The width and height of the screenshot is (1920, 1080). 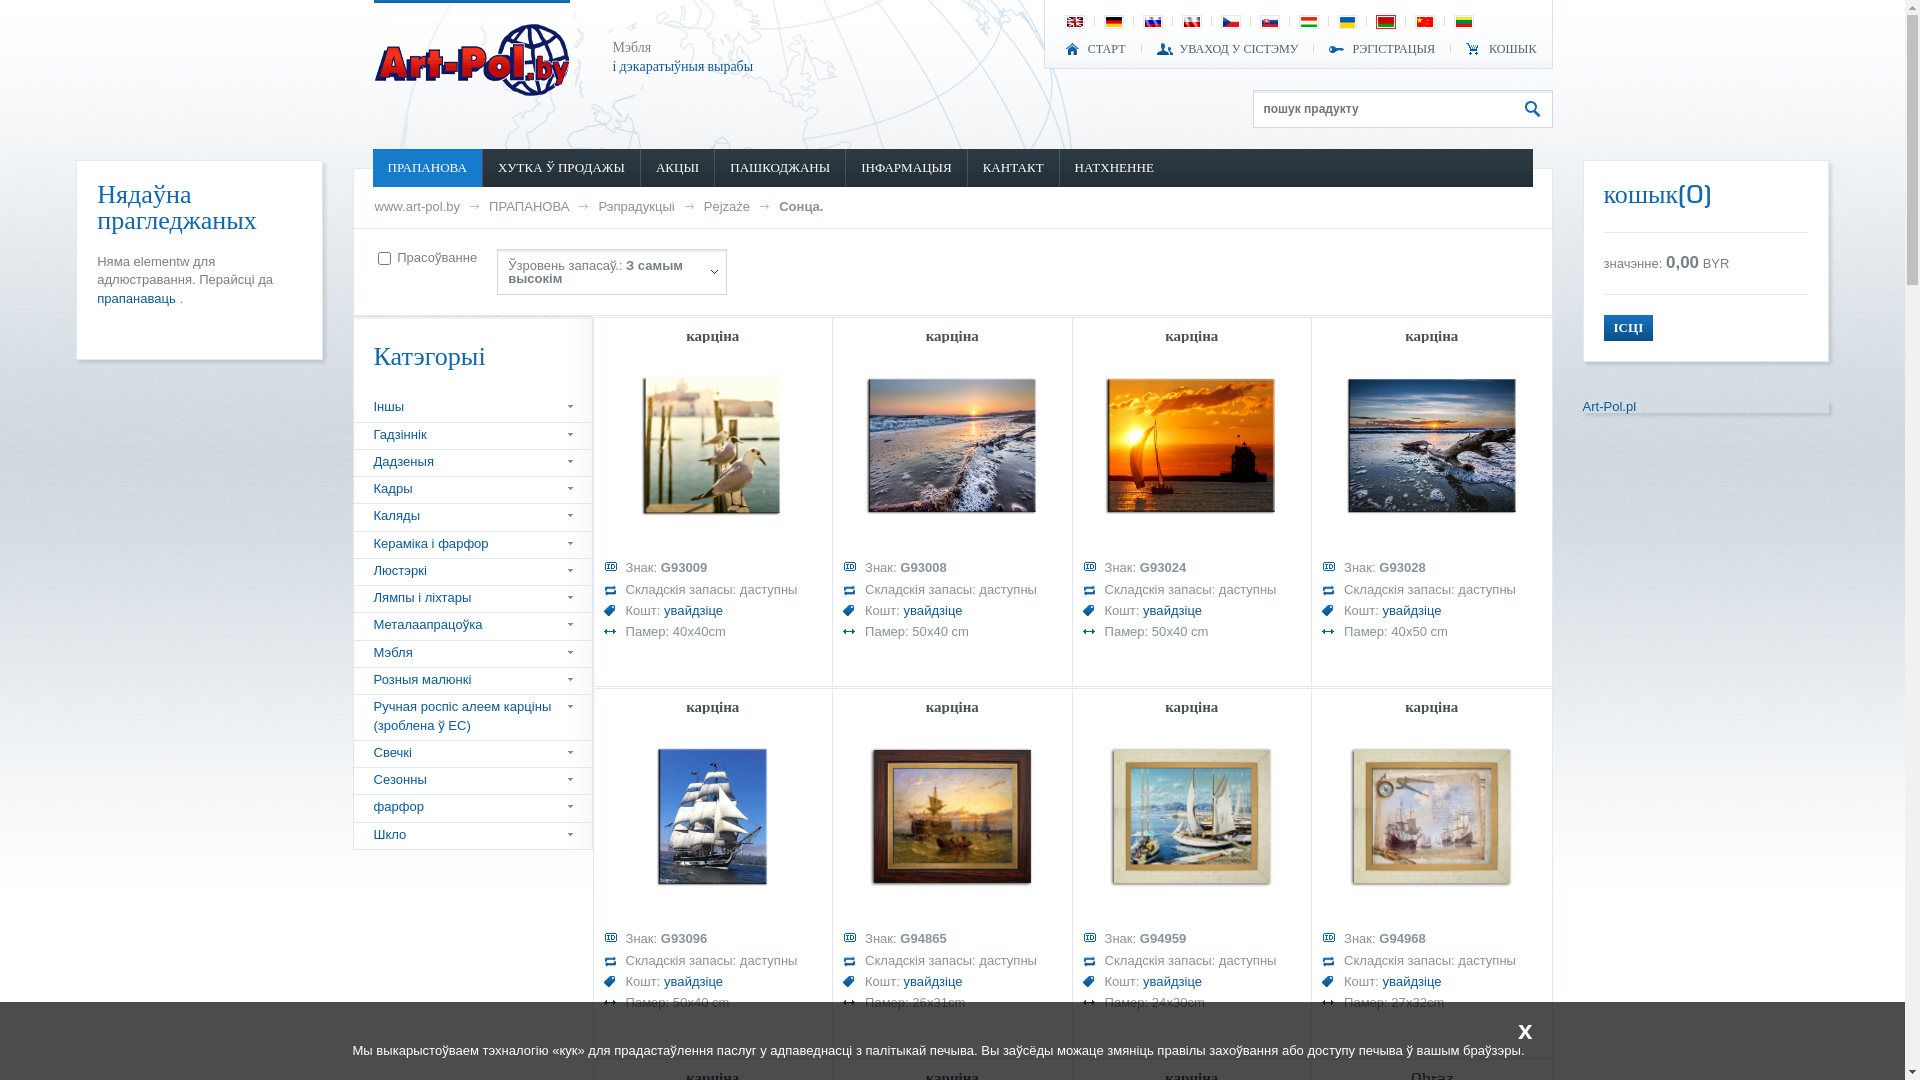 I want to click on 'ru', so click(x=1152, y=22).